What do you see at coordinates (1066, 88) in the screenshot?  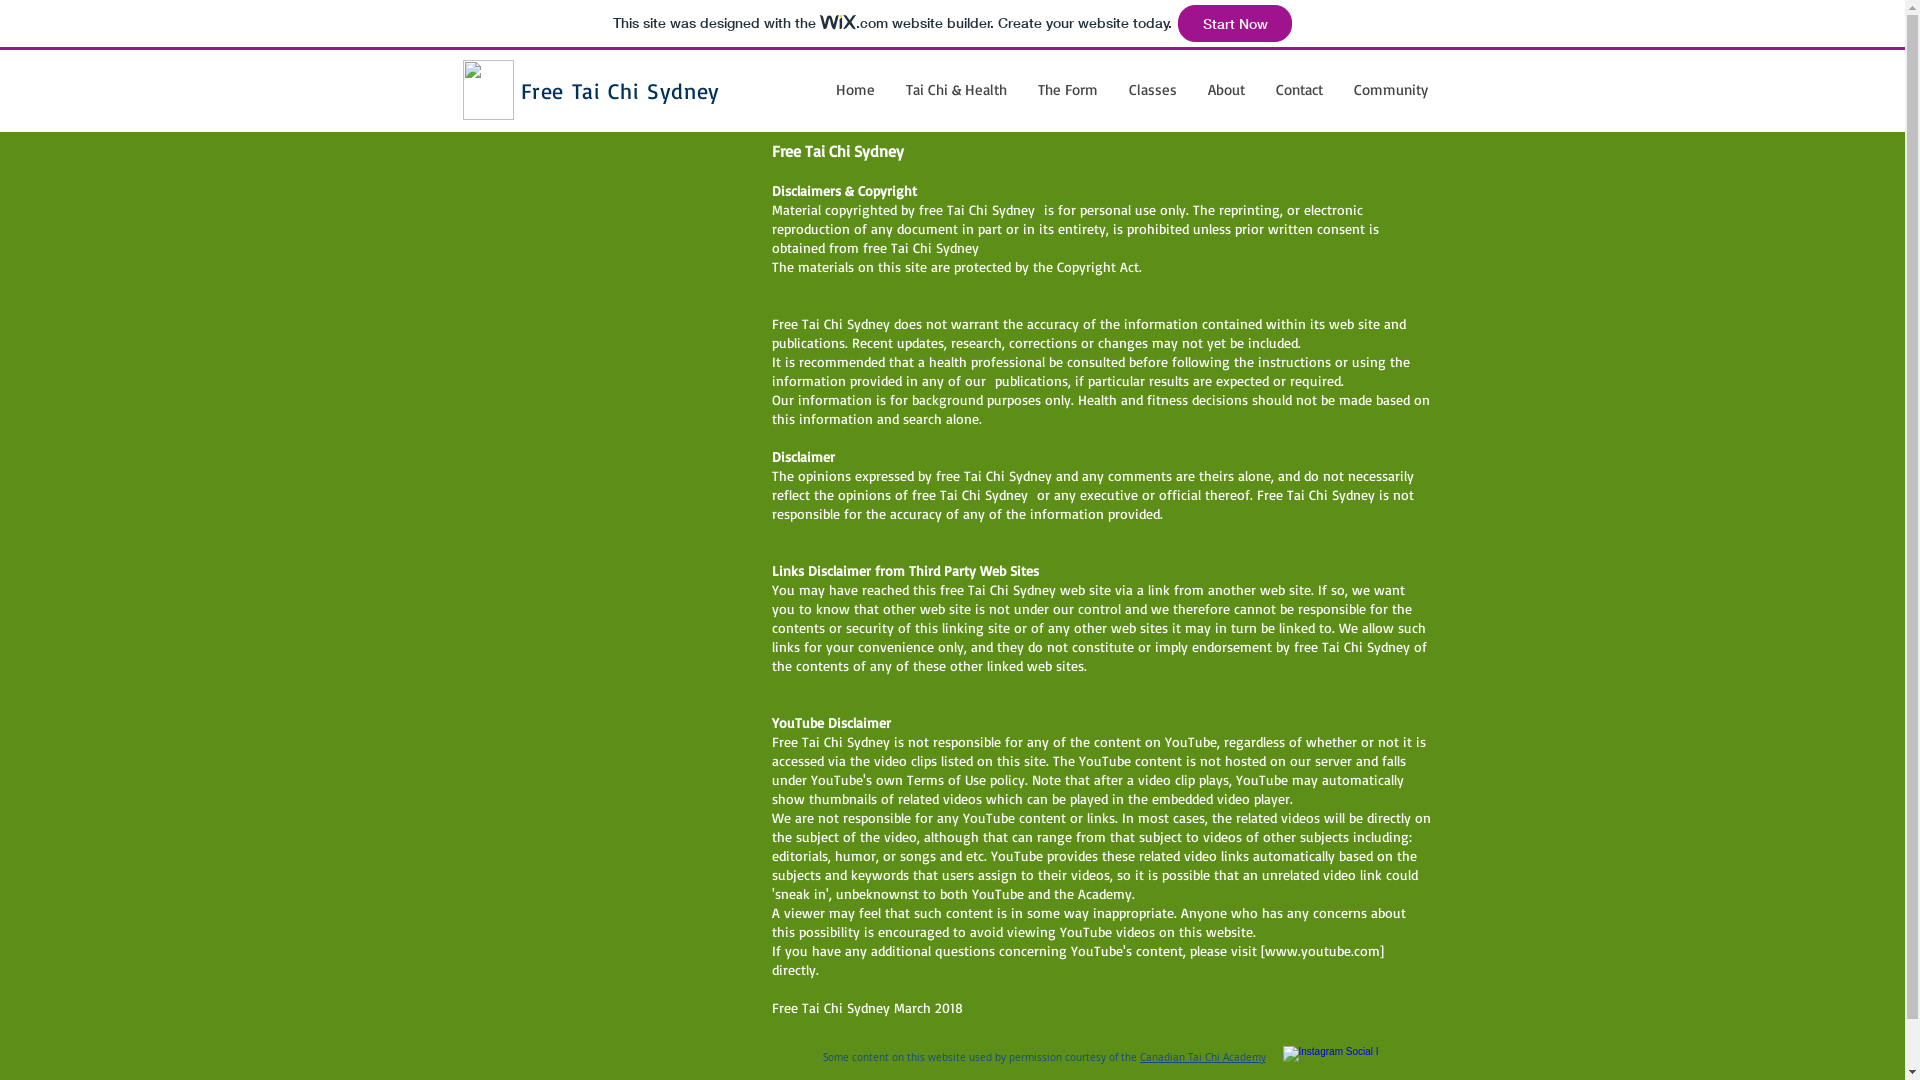 I see `'The Form'` at bounding box center [1066, 88].